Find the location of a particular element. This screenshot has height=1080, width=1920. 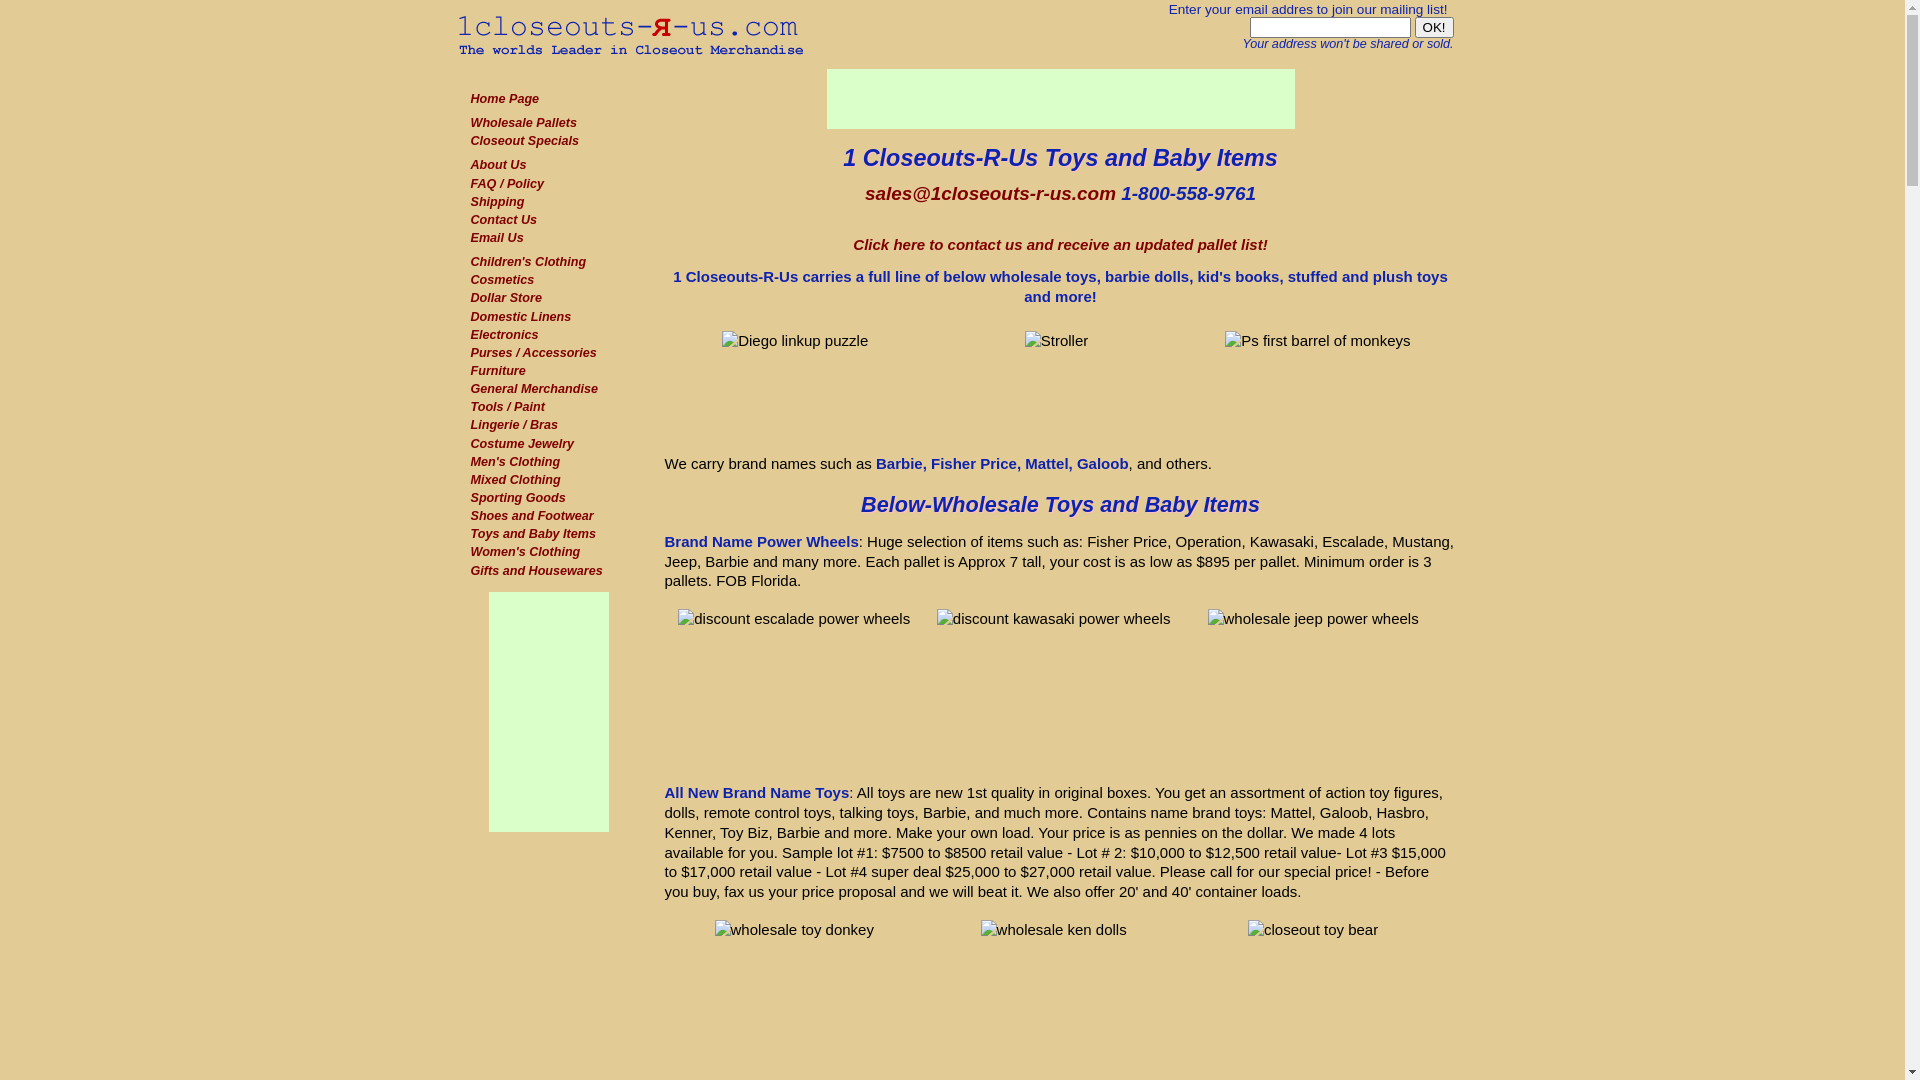

'About Us' is located at coordinates (498, 164).